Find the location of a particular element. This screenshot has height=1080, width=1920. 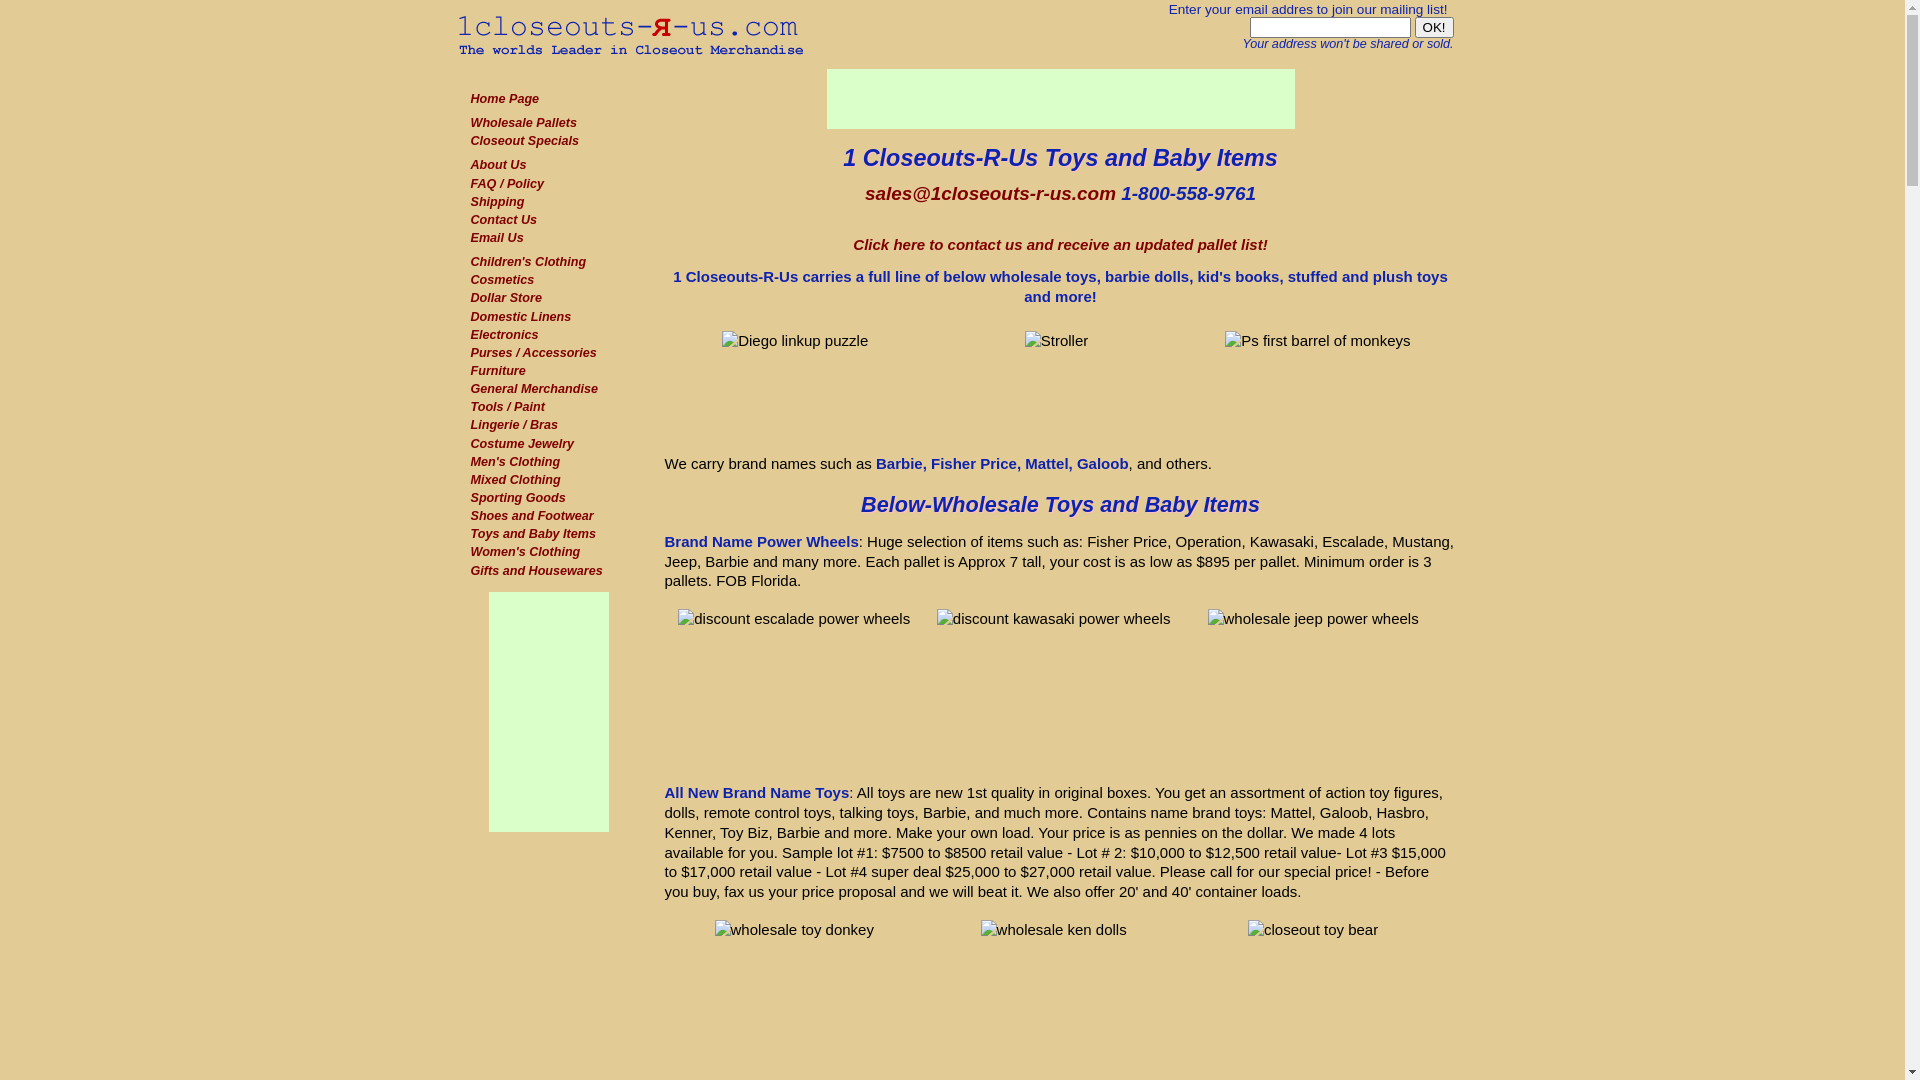

'About Us' is located at coordinates (498, 164).